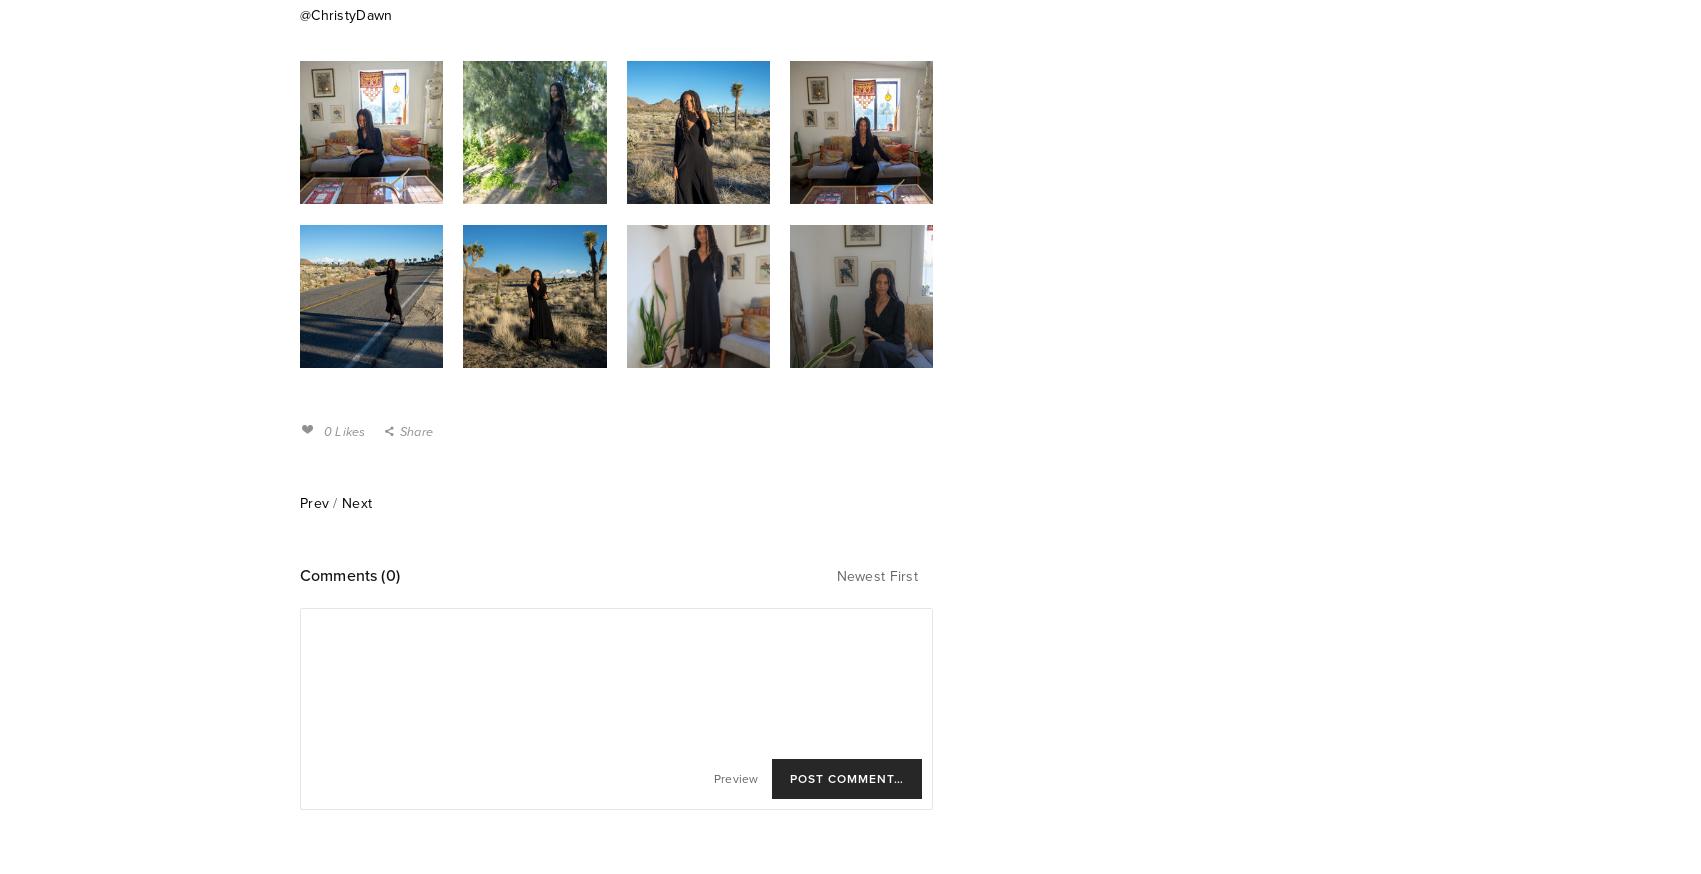 The width and height of the screenshot is (1701, 874). Describe the element at coordinates (836, 575) in the screenshot. I see `'Newest First'` at that location.